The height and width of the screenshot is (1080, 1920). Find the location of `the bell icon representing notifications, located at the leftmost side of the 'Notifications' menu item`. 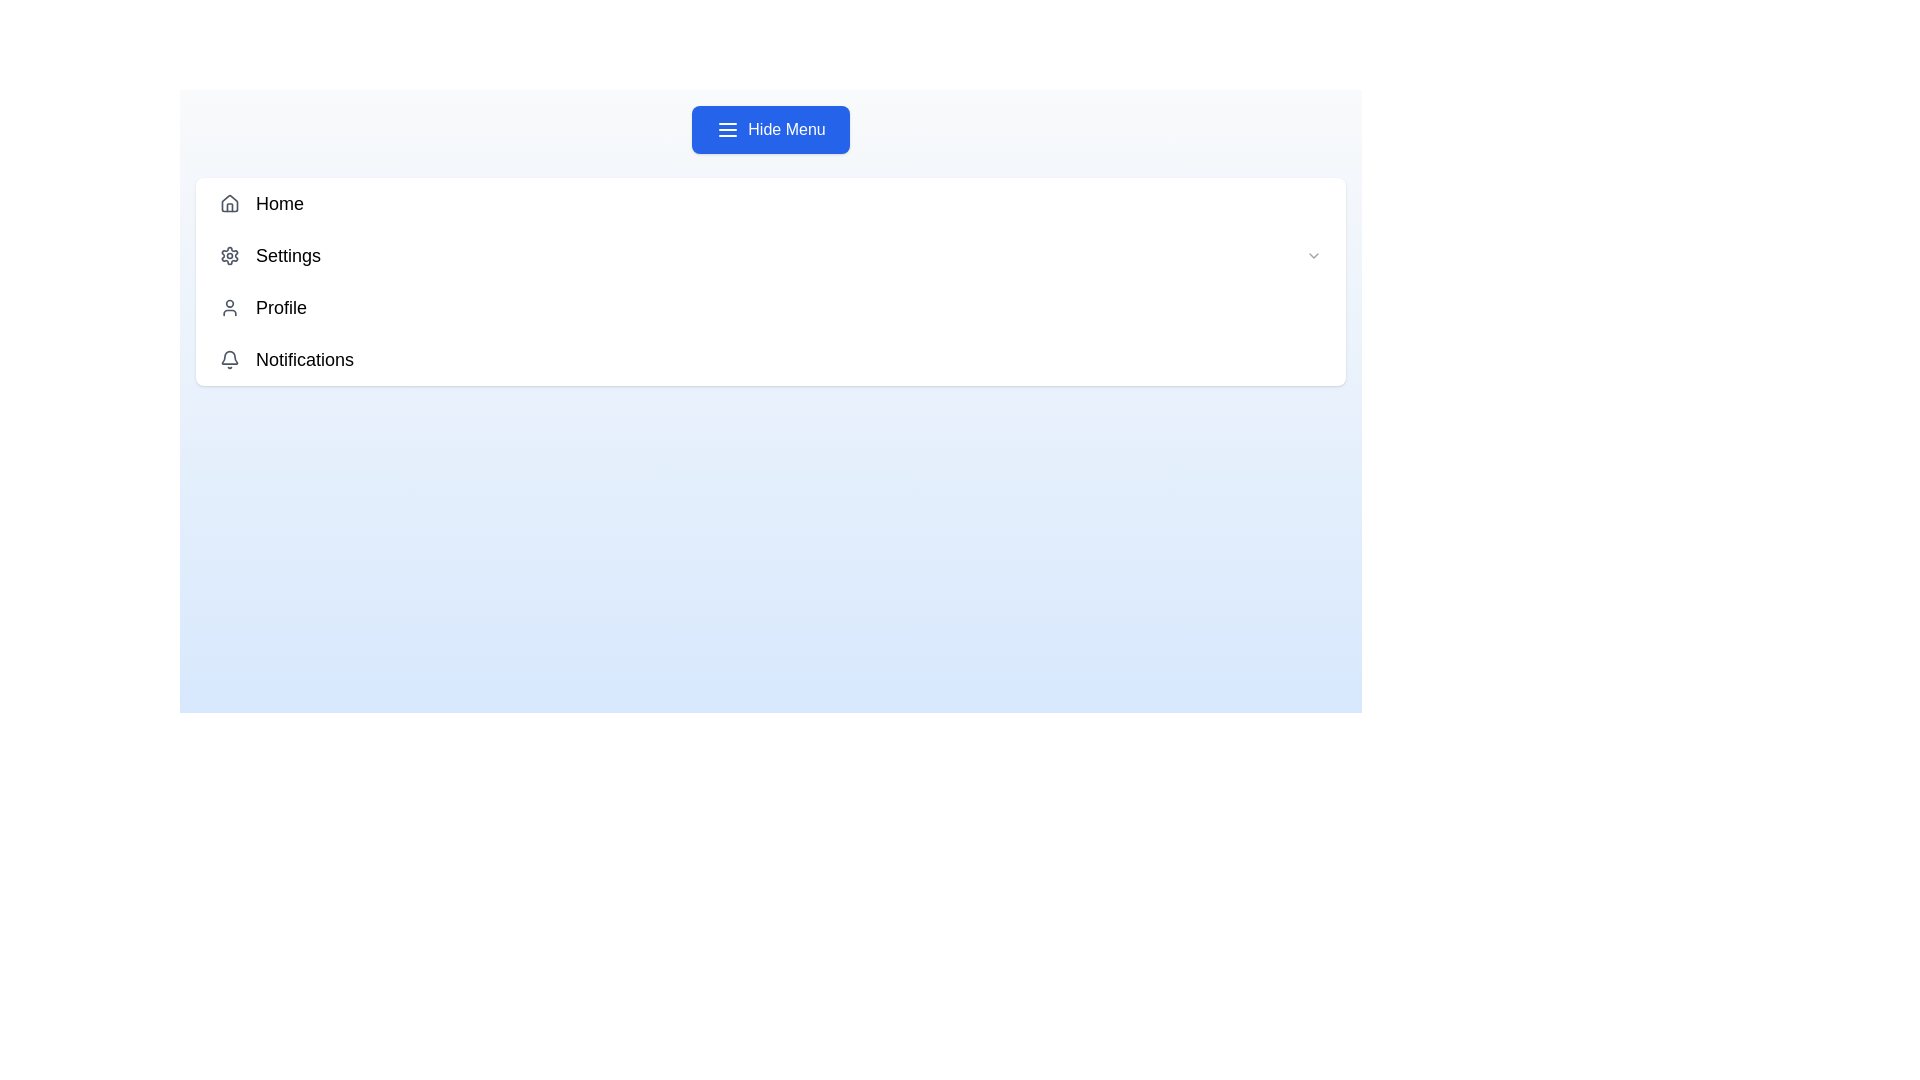

the bell icon representing notifications, located at the leftmost side of the 'Notifications' menu item is located at coordinates (230, 358).